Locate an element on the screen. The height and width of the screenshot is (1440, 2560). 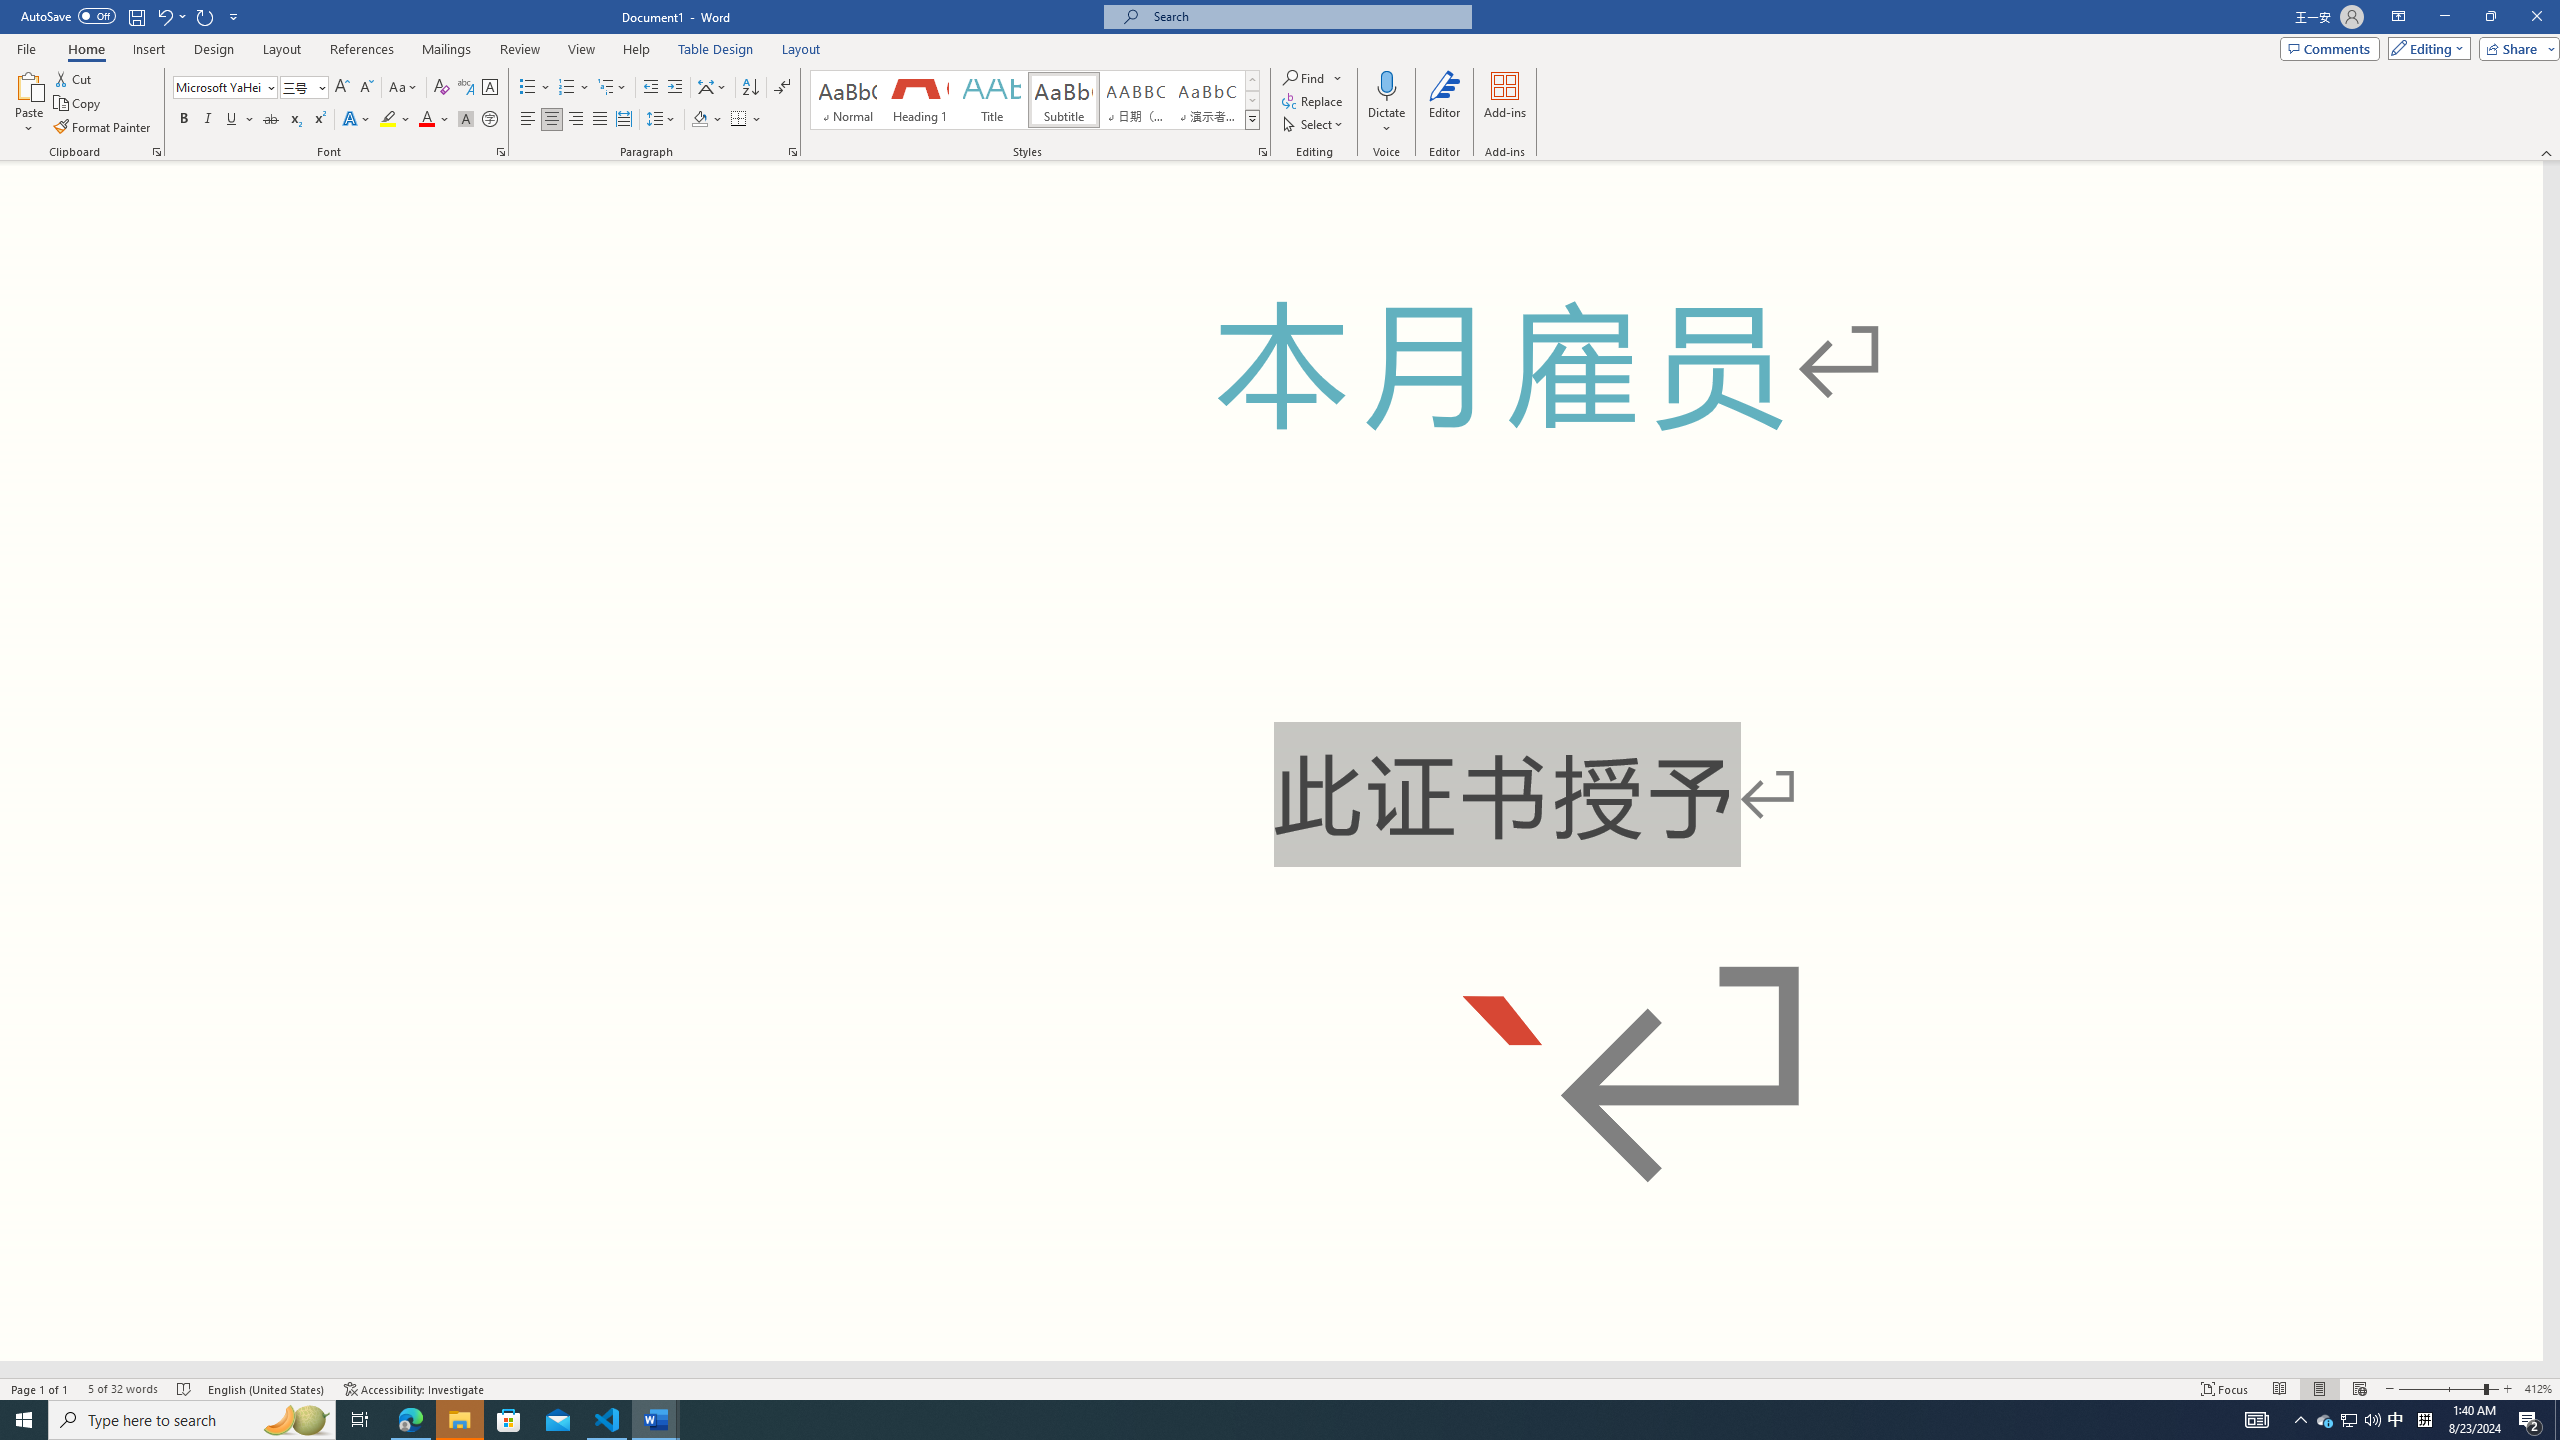
'Focus ' is located at coordinates (2225, 1389).